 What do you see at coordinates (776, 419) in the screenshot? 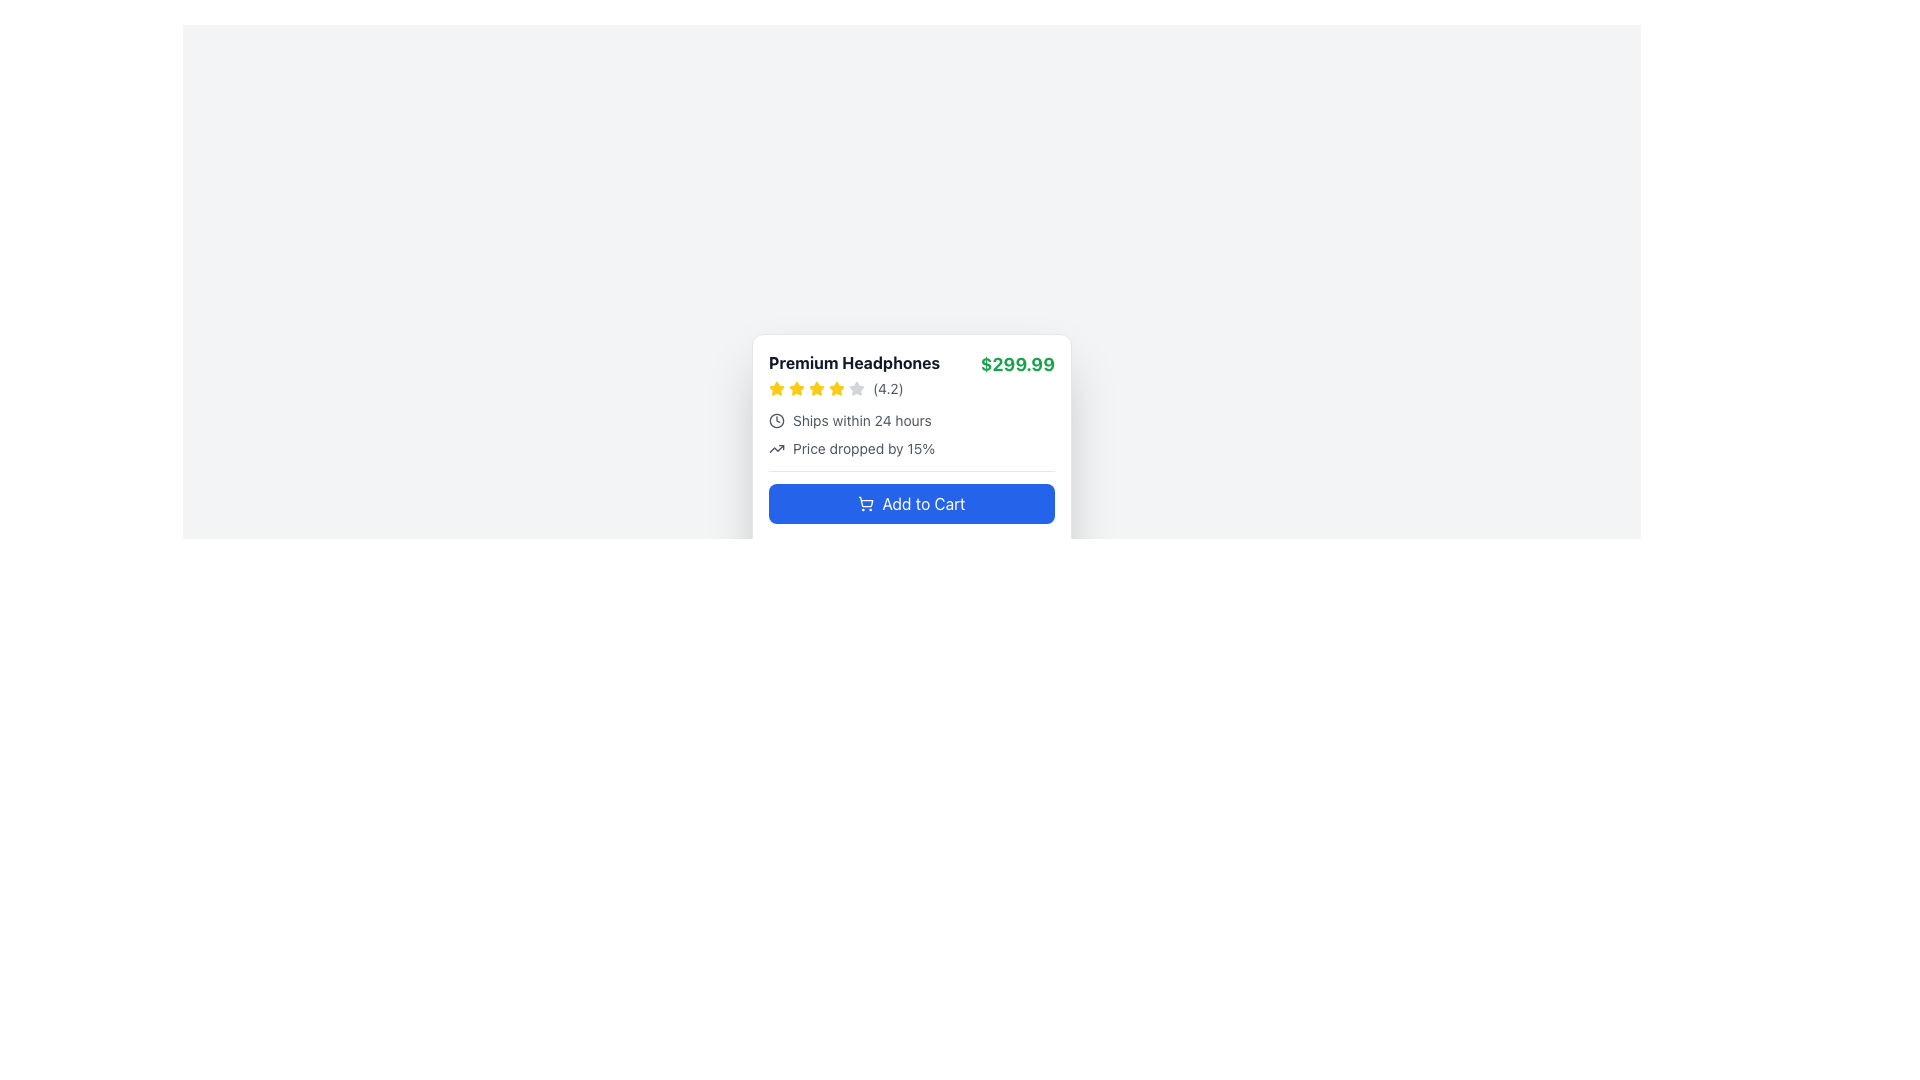
I see `the circular outline of the clock icon, which serves as its outer border` at bounding box center [776, 419].